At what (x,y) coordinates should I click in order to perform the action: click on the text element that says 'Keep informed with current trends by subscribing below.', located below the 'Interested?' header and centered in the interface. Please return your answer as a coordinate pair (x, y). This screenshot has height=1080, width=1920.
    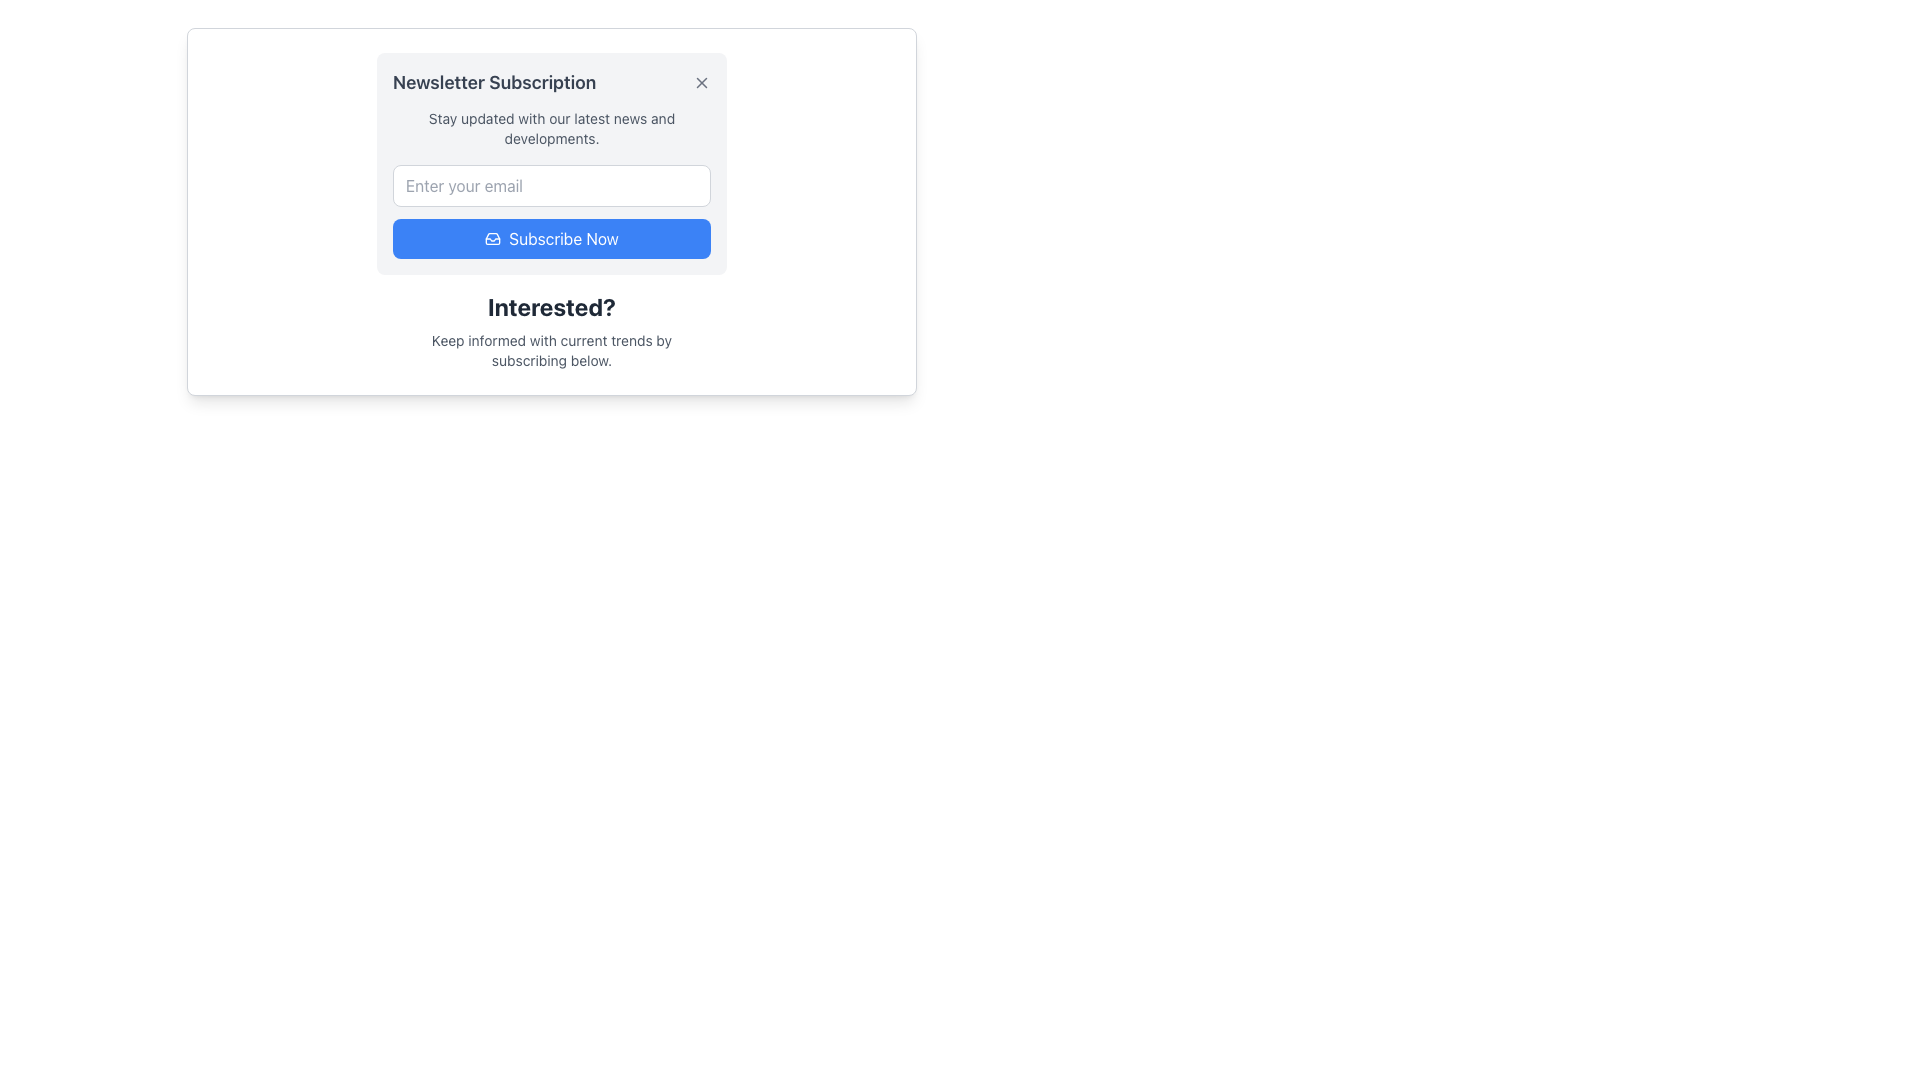
    Looking at the image, I should click on (552, 350).